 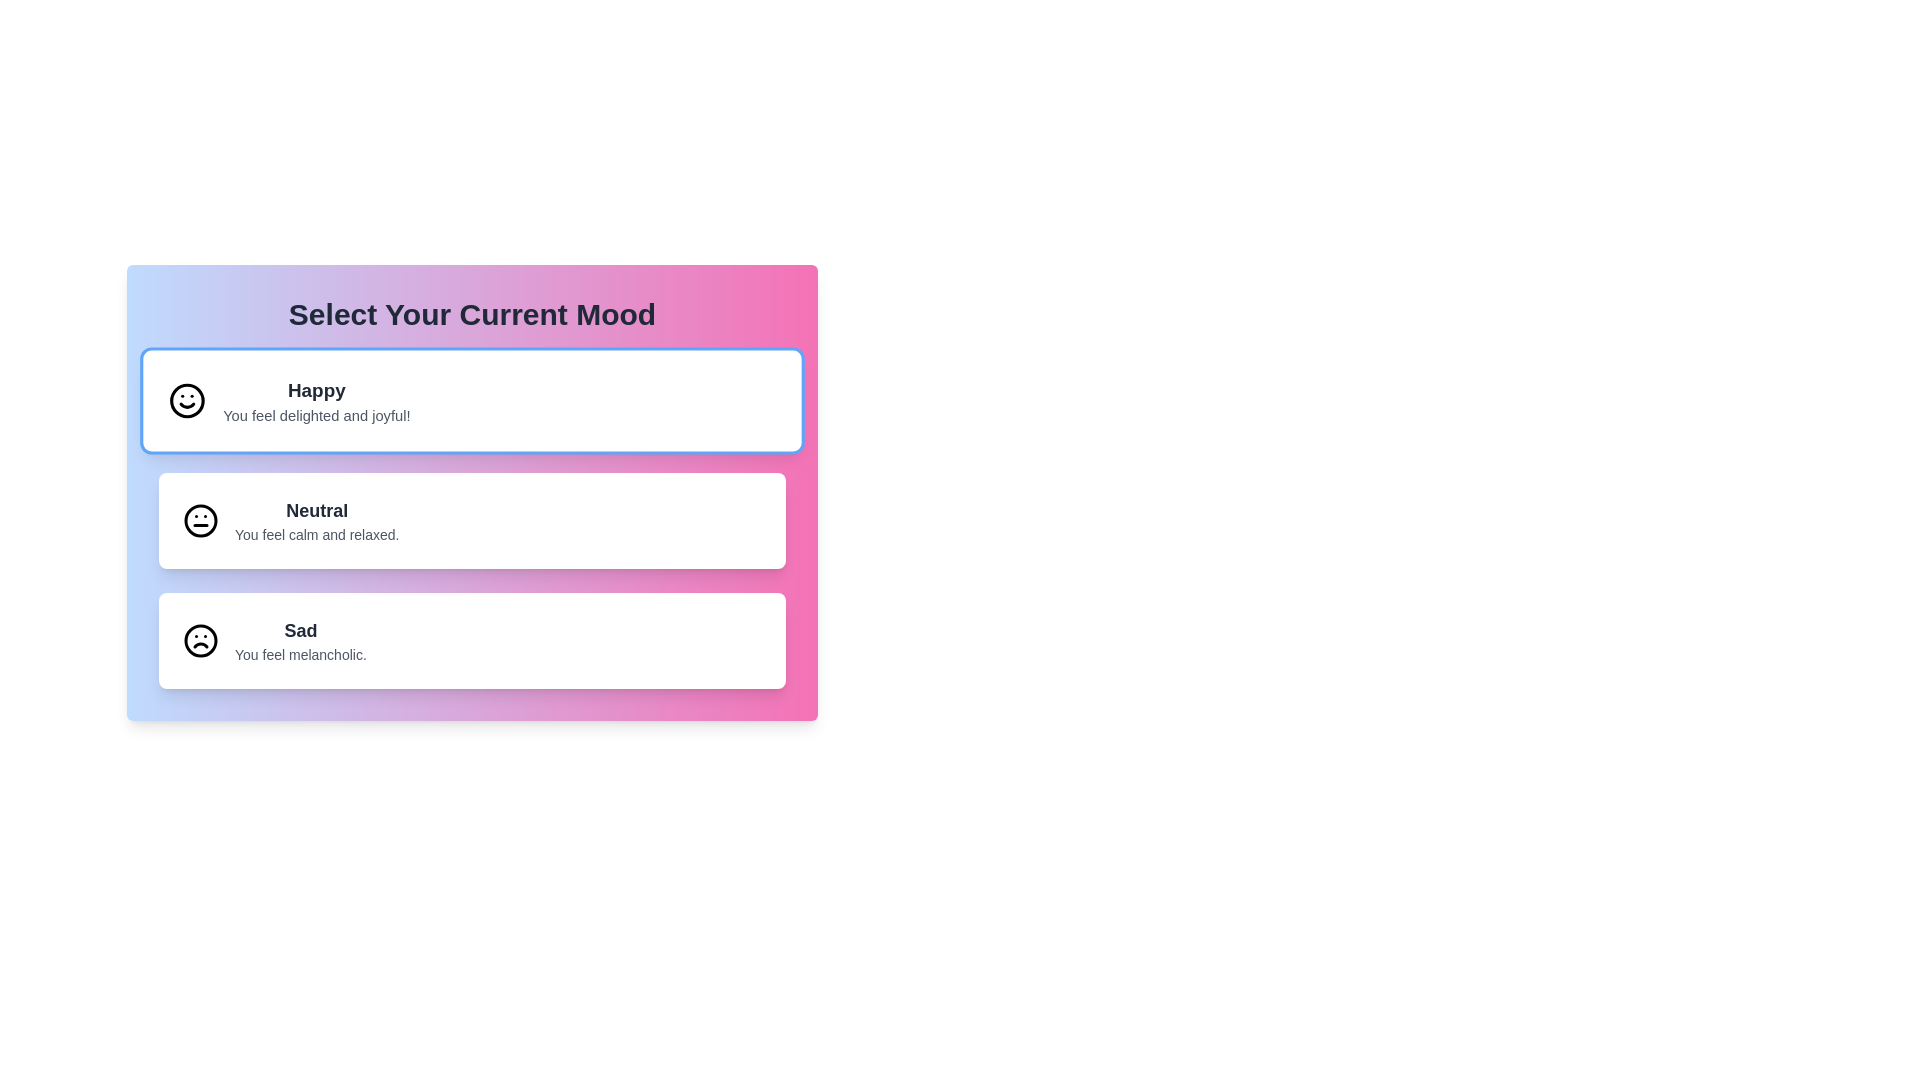 What do you see at coordinates (299, 655) in the screenshot?
I see `the text label that provides additional information about the 'Sad' mood option, located centrally below the title 'Sad'` at bounding box center [299, 655].